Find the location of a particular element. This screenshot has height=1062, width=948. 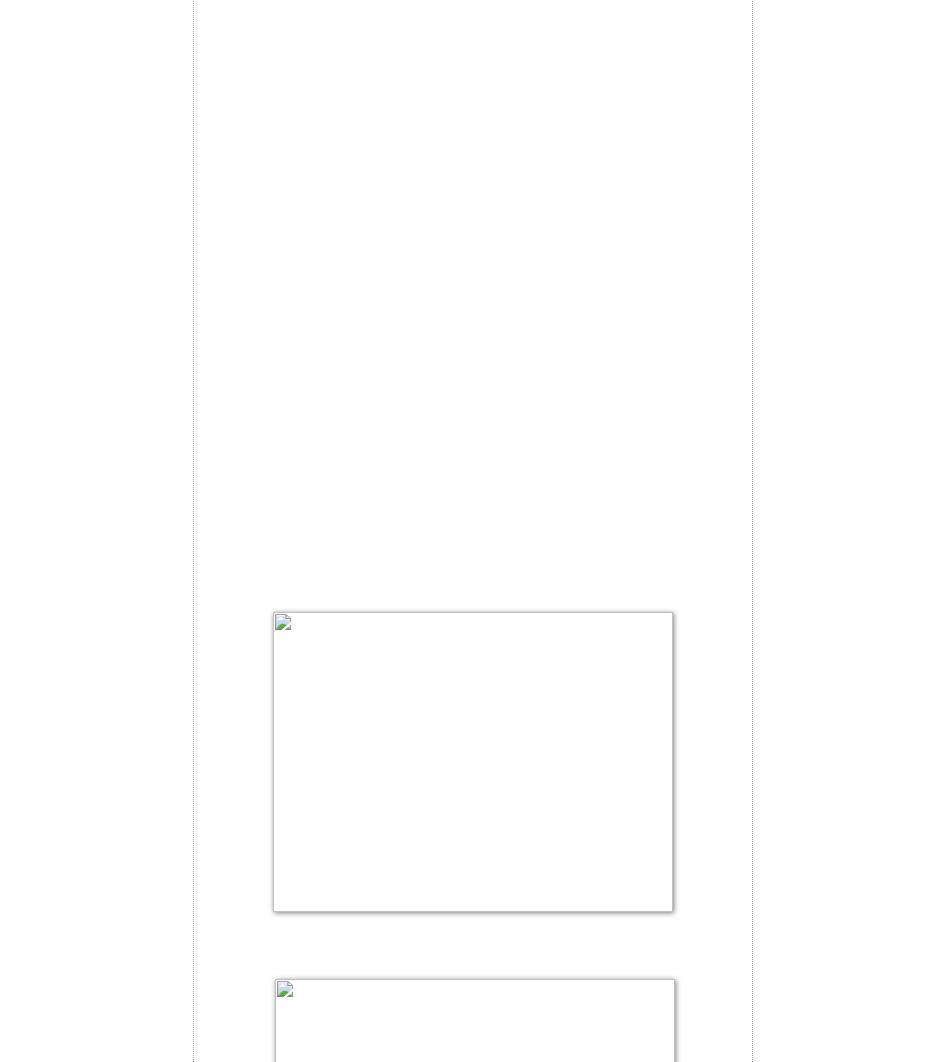

'Dough:' is located at coordinates (232, 75).